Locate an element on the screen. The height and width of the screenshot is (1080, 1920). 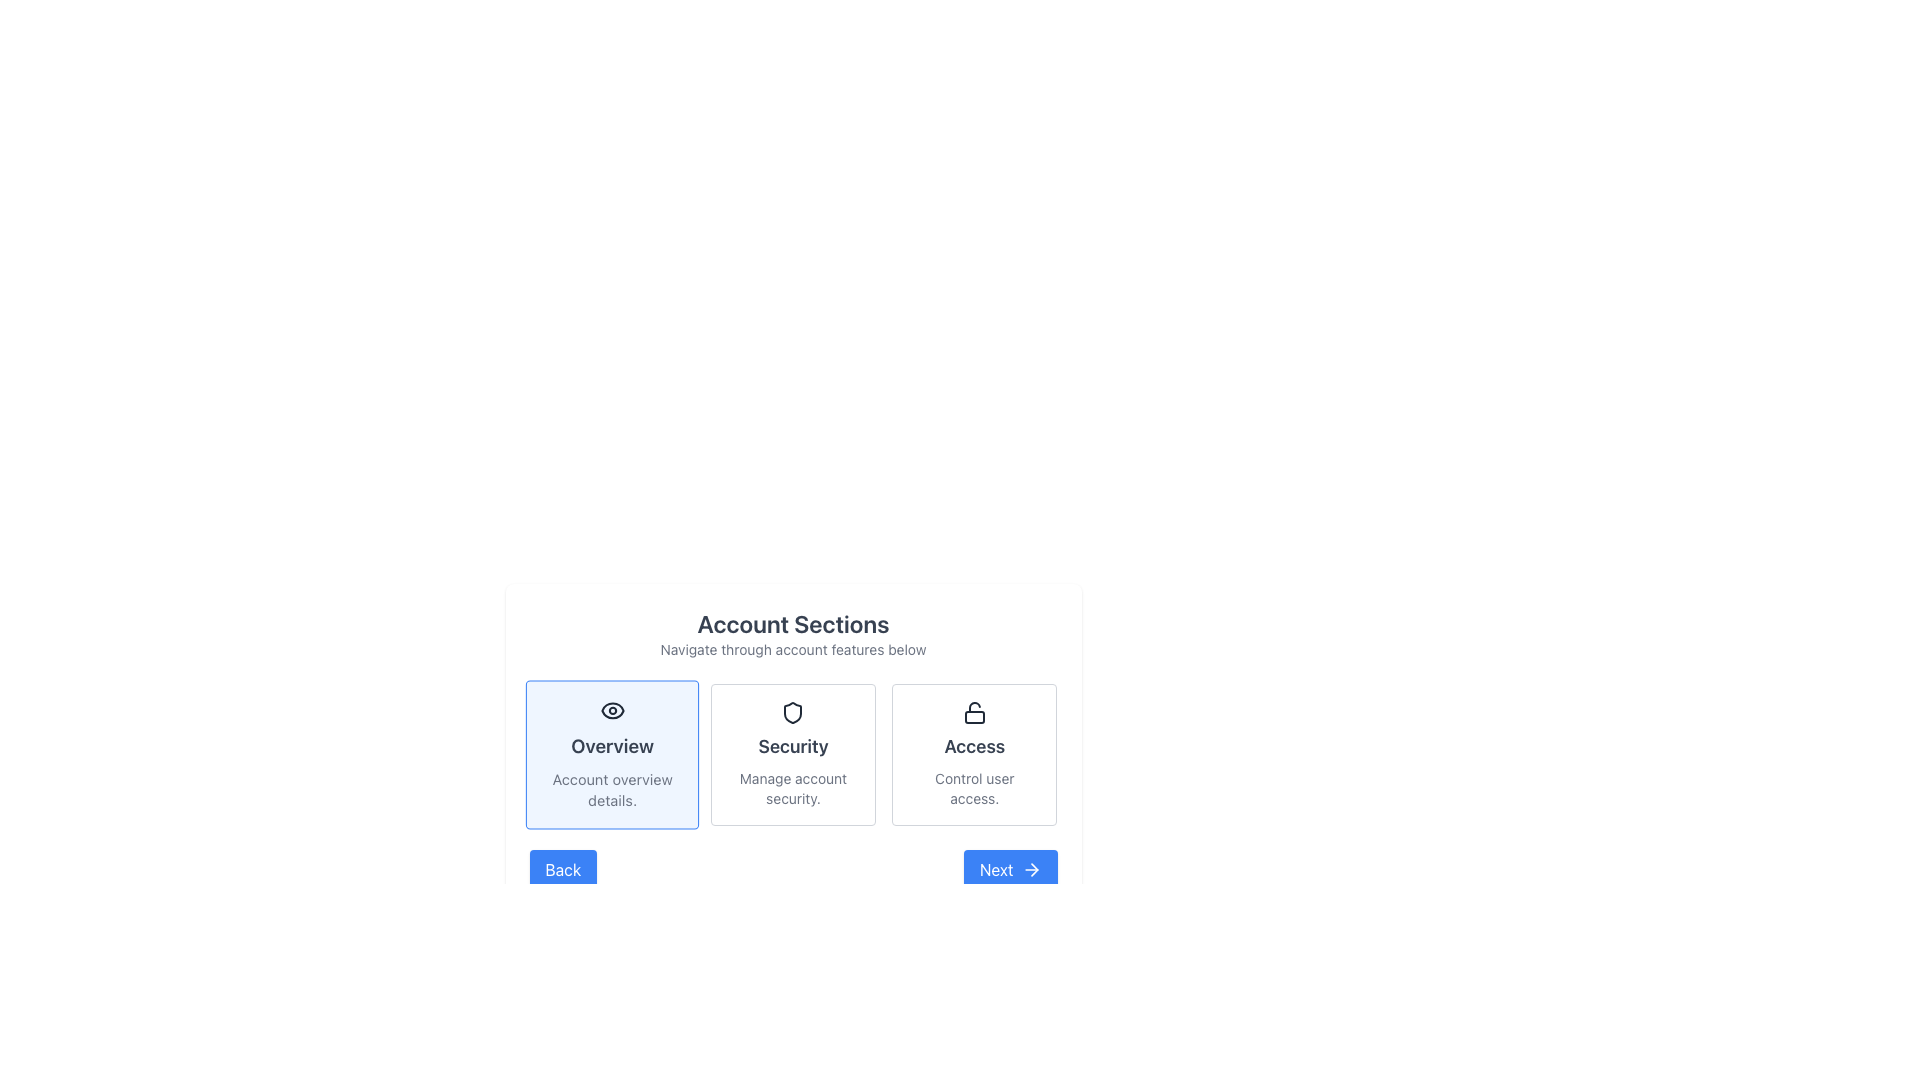
the navigation button located in the bottom-right corner of the account options section to proceed to the next step or page is located at coordinates (1010, 869).